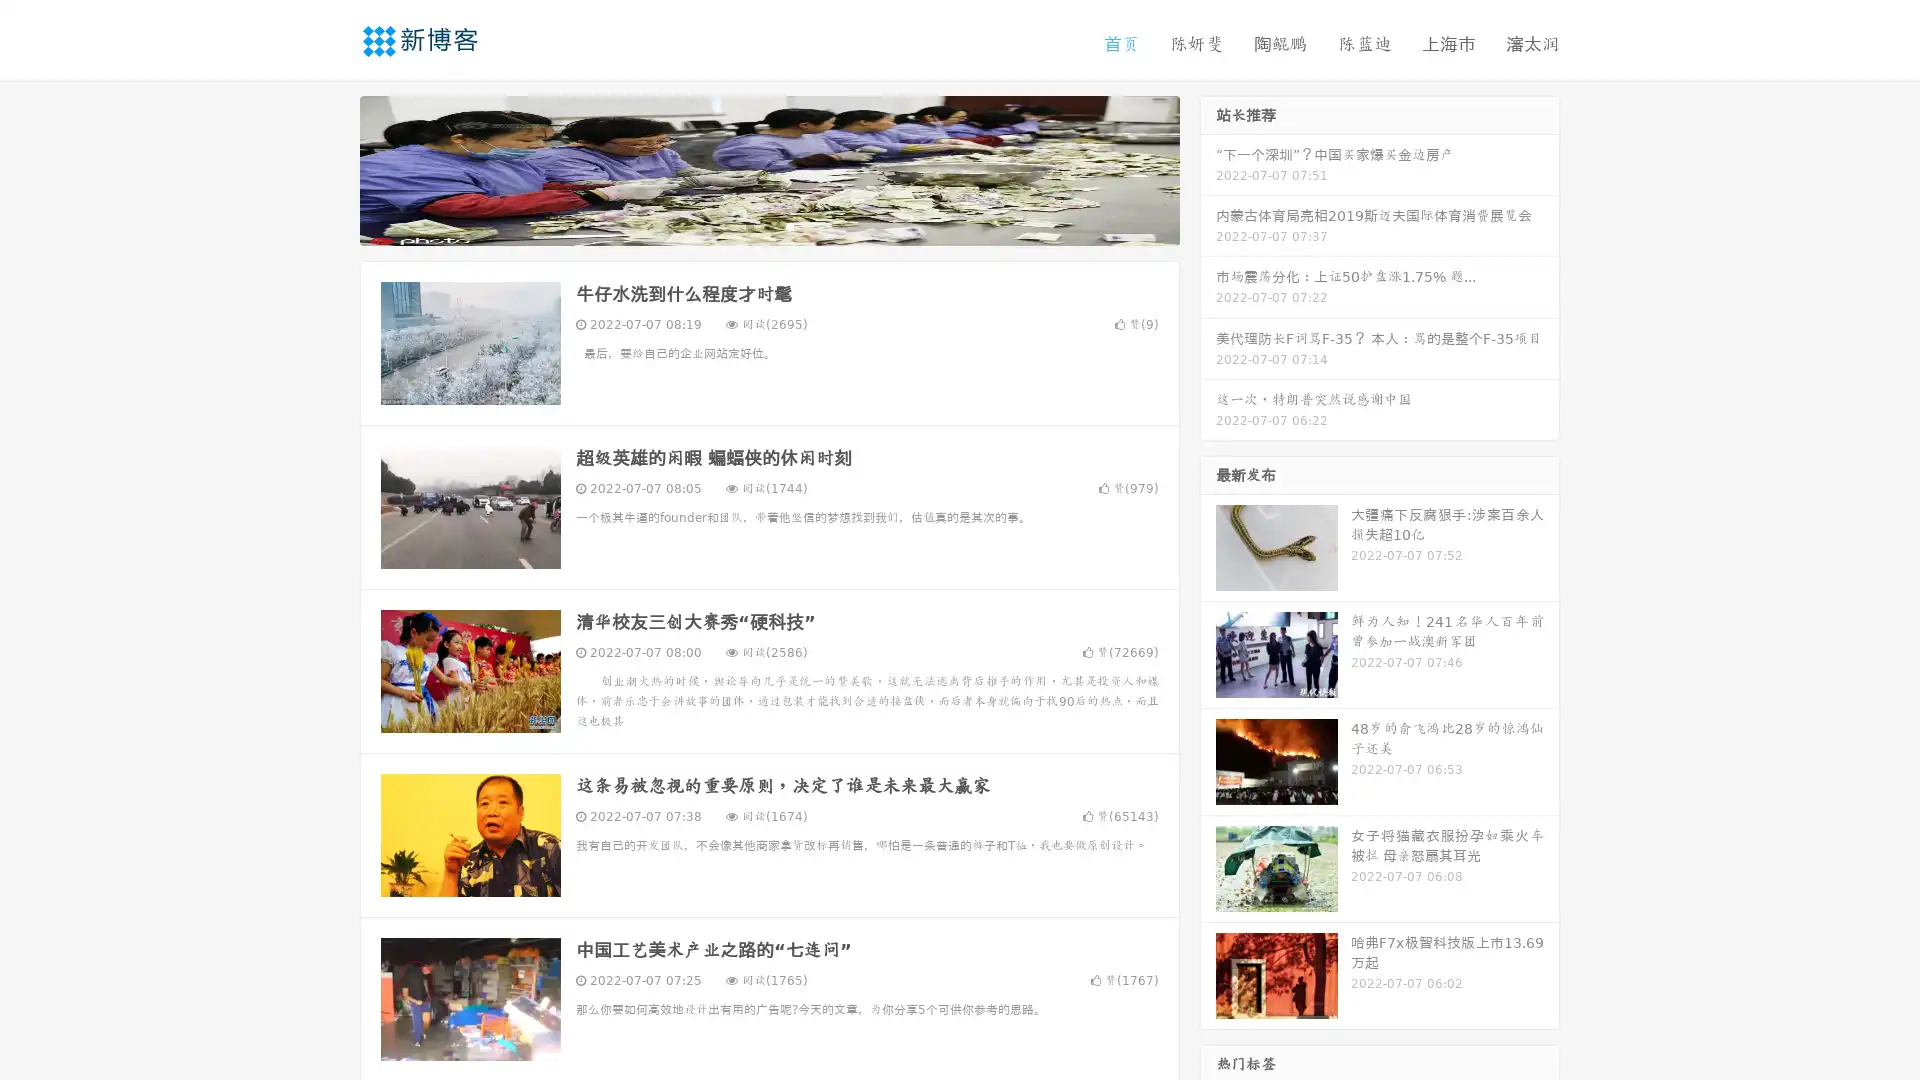 The height and width of the screenshot is (1080, 1920). Describe the element at coordinates (748, 225) in the screenshot. I see `Go to slide 1` at that location.